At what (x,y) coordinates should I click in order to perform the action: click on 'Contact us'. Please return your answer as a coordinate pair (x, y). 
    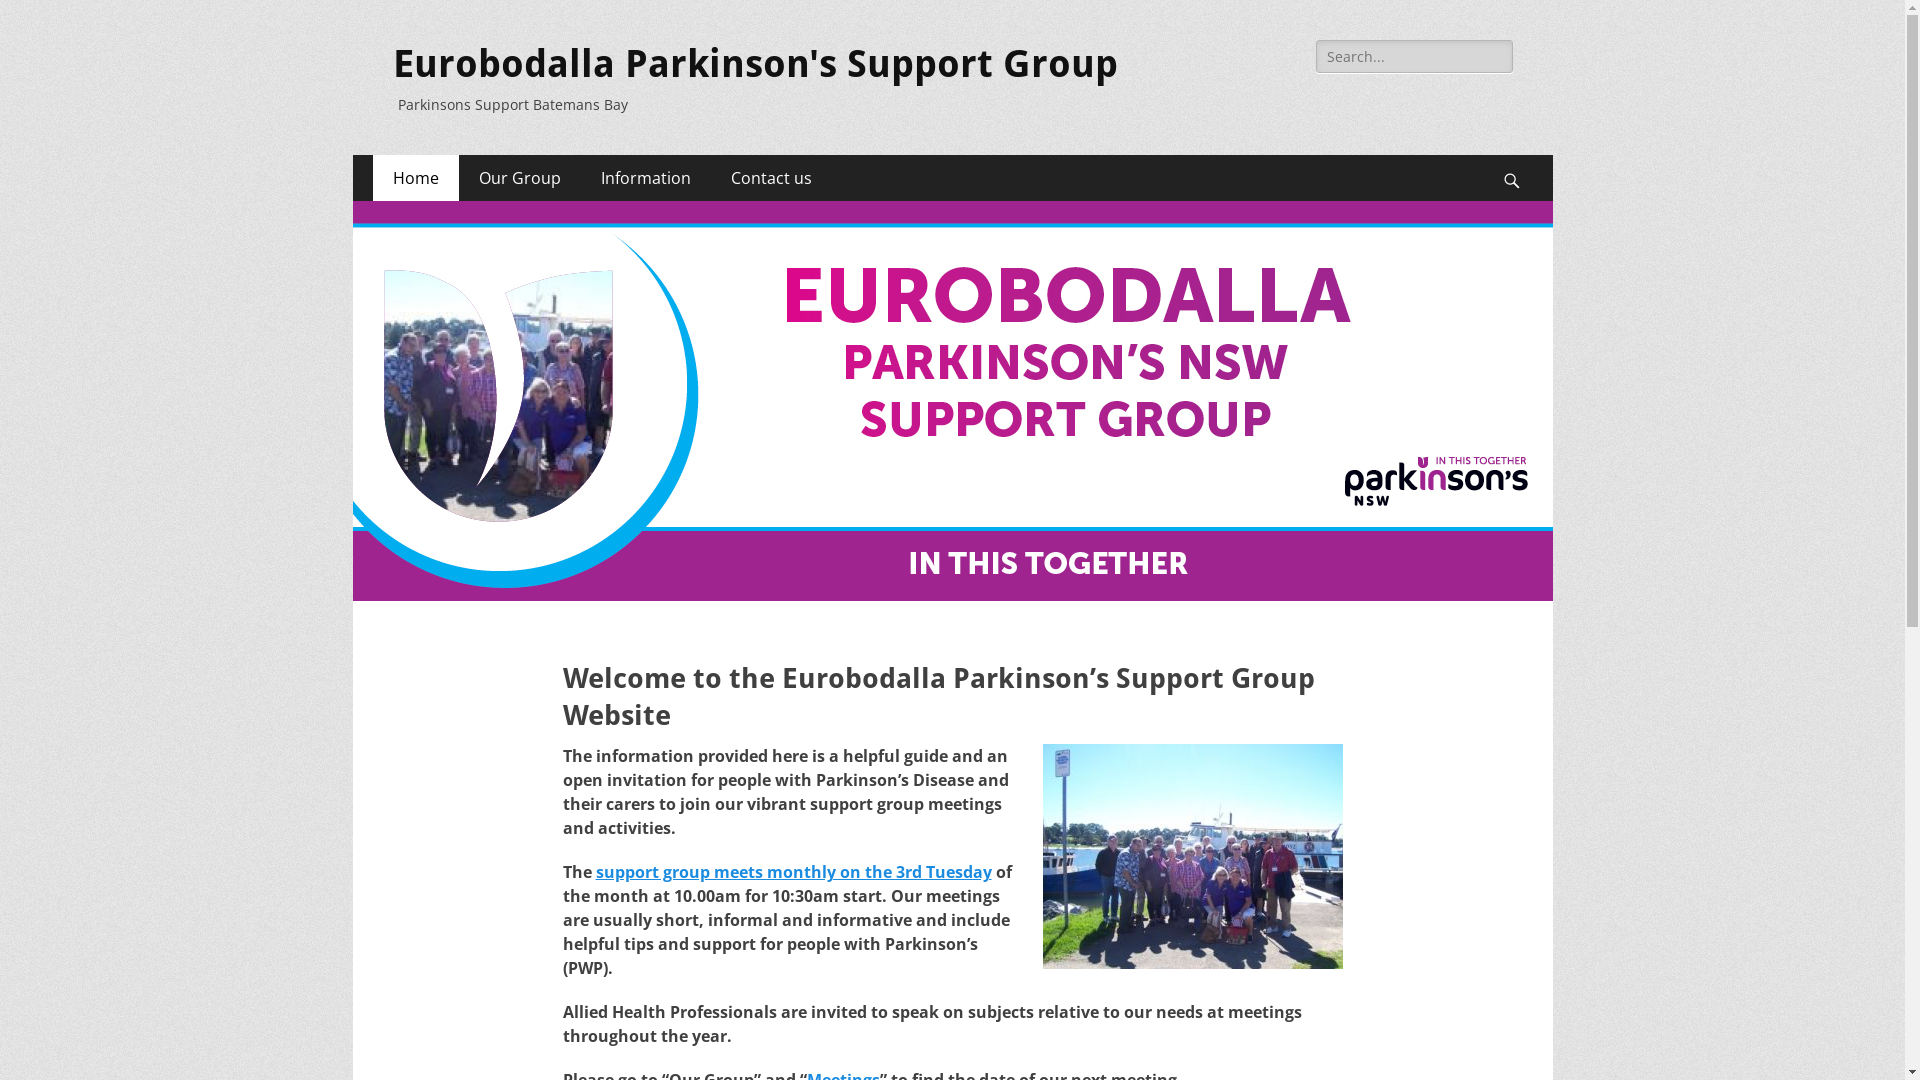
    Looking at the image, I should click on (769, 176).